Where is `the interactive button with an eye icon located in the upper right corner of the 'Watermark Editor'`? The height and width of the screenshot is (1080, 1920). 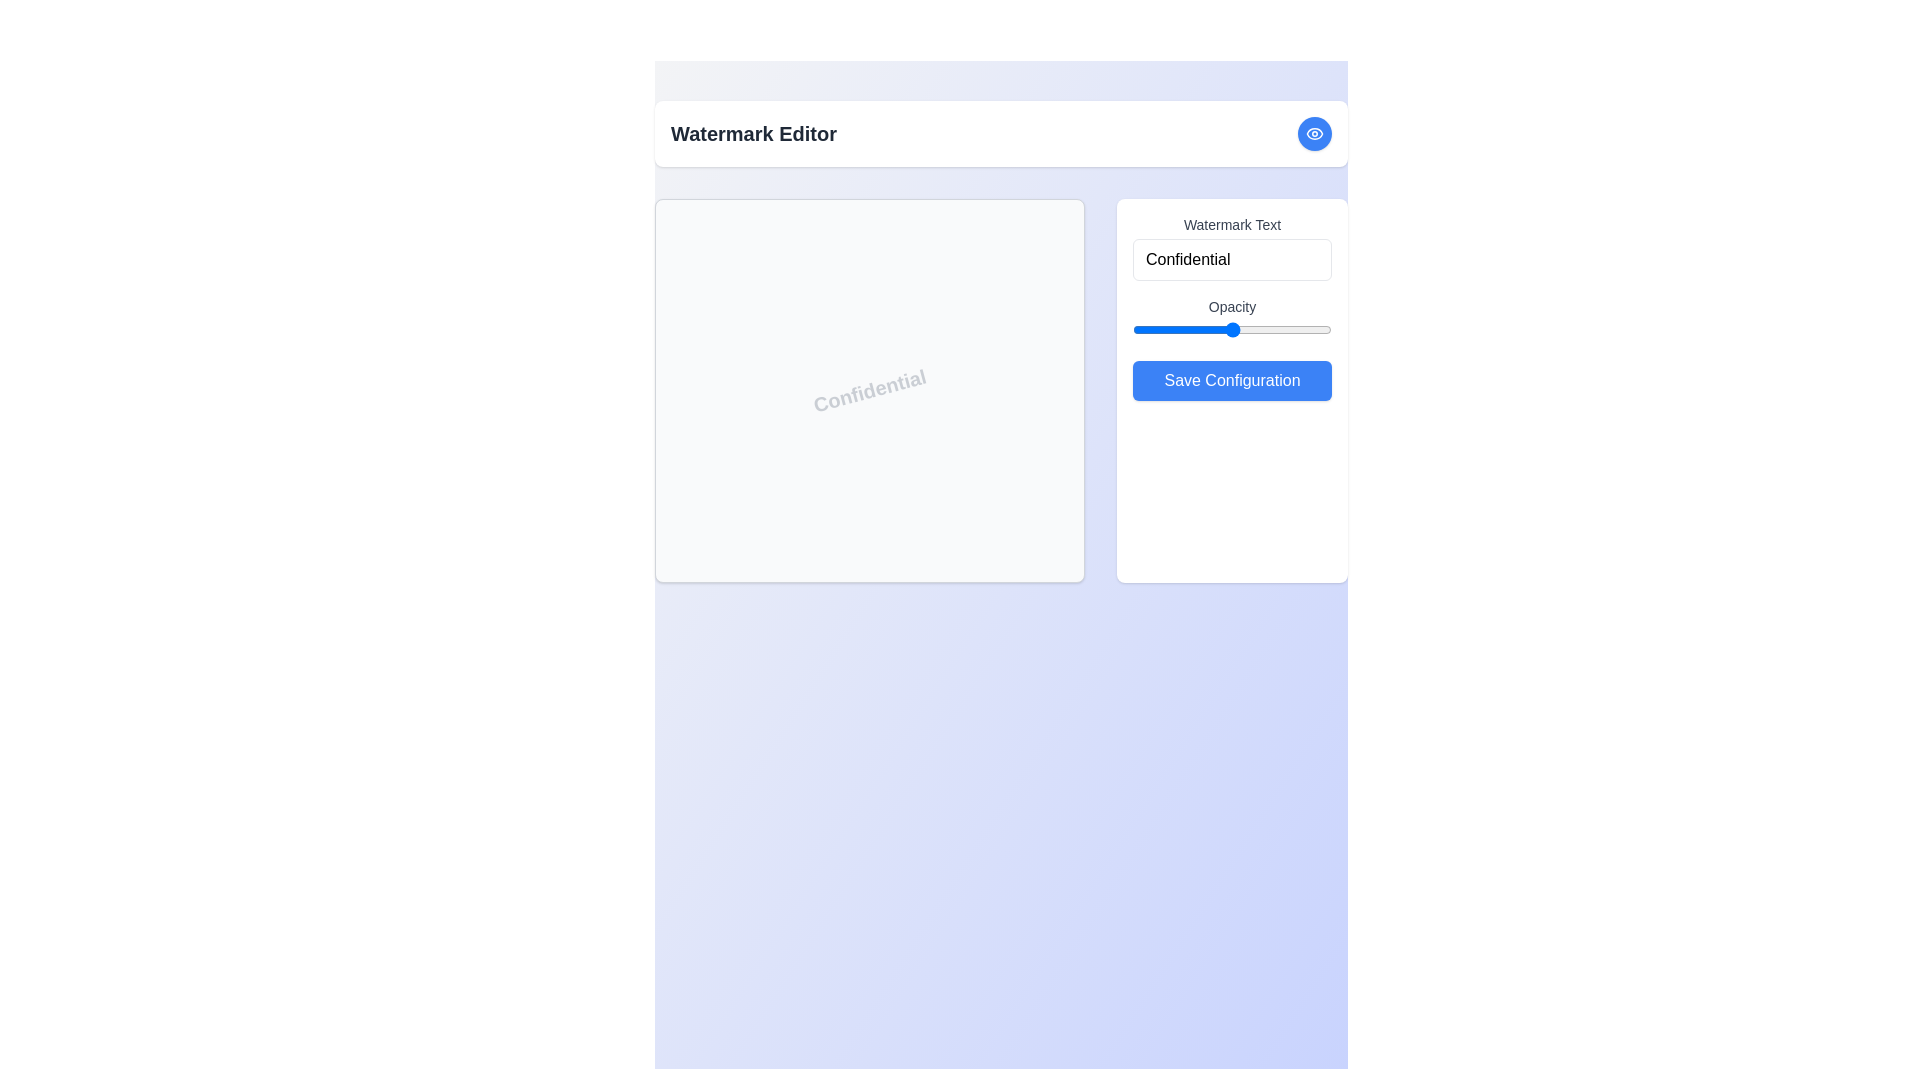 the interactive button with an eye icon located in the upper right corner of the 'Watermark Editor' is located at coordinates (1315, 134).